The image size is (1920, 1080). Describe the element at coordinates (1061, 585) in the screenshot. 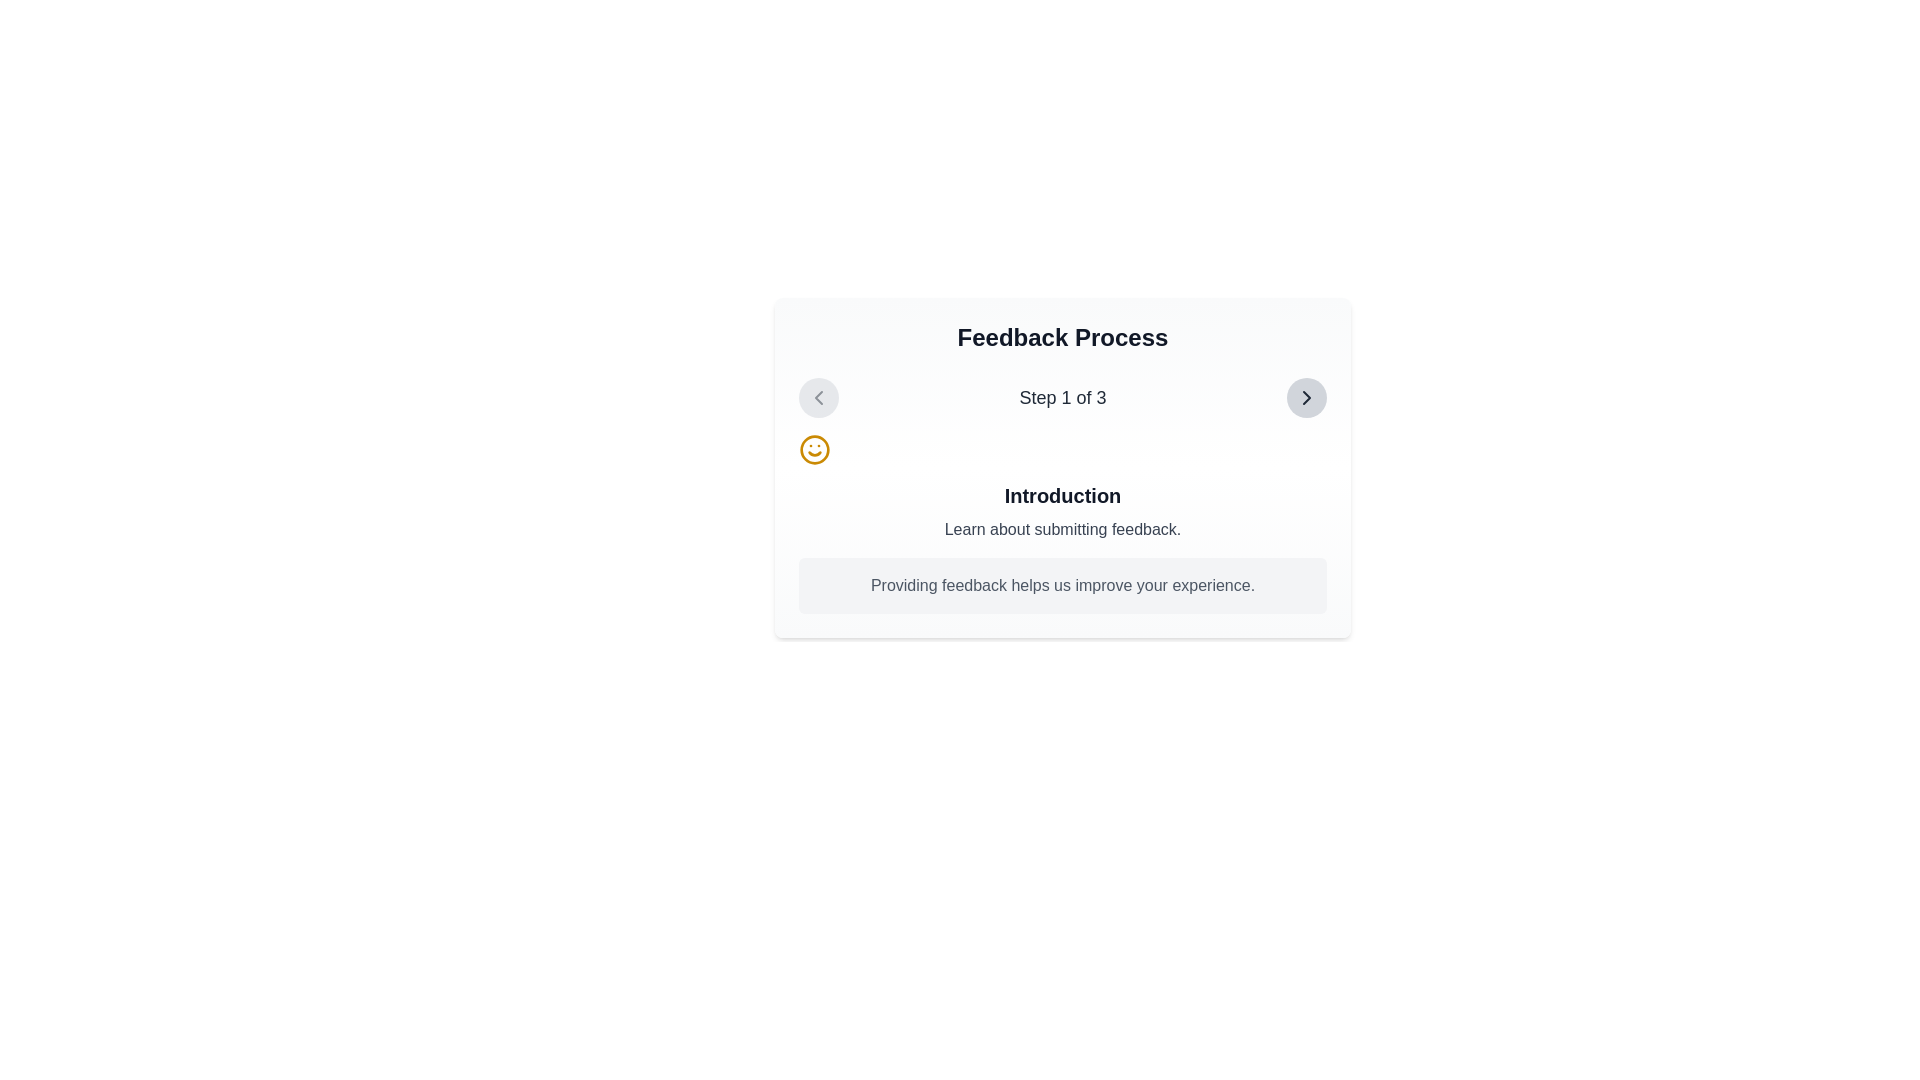

I see `the informational text located at the bottom of the rounded gray panel, which communicates the value of providing feedback` at that location.